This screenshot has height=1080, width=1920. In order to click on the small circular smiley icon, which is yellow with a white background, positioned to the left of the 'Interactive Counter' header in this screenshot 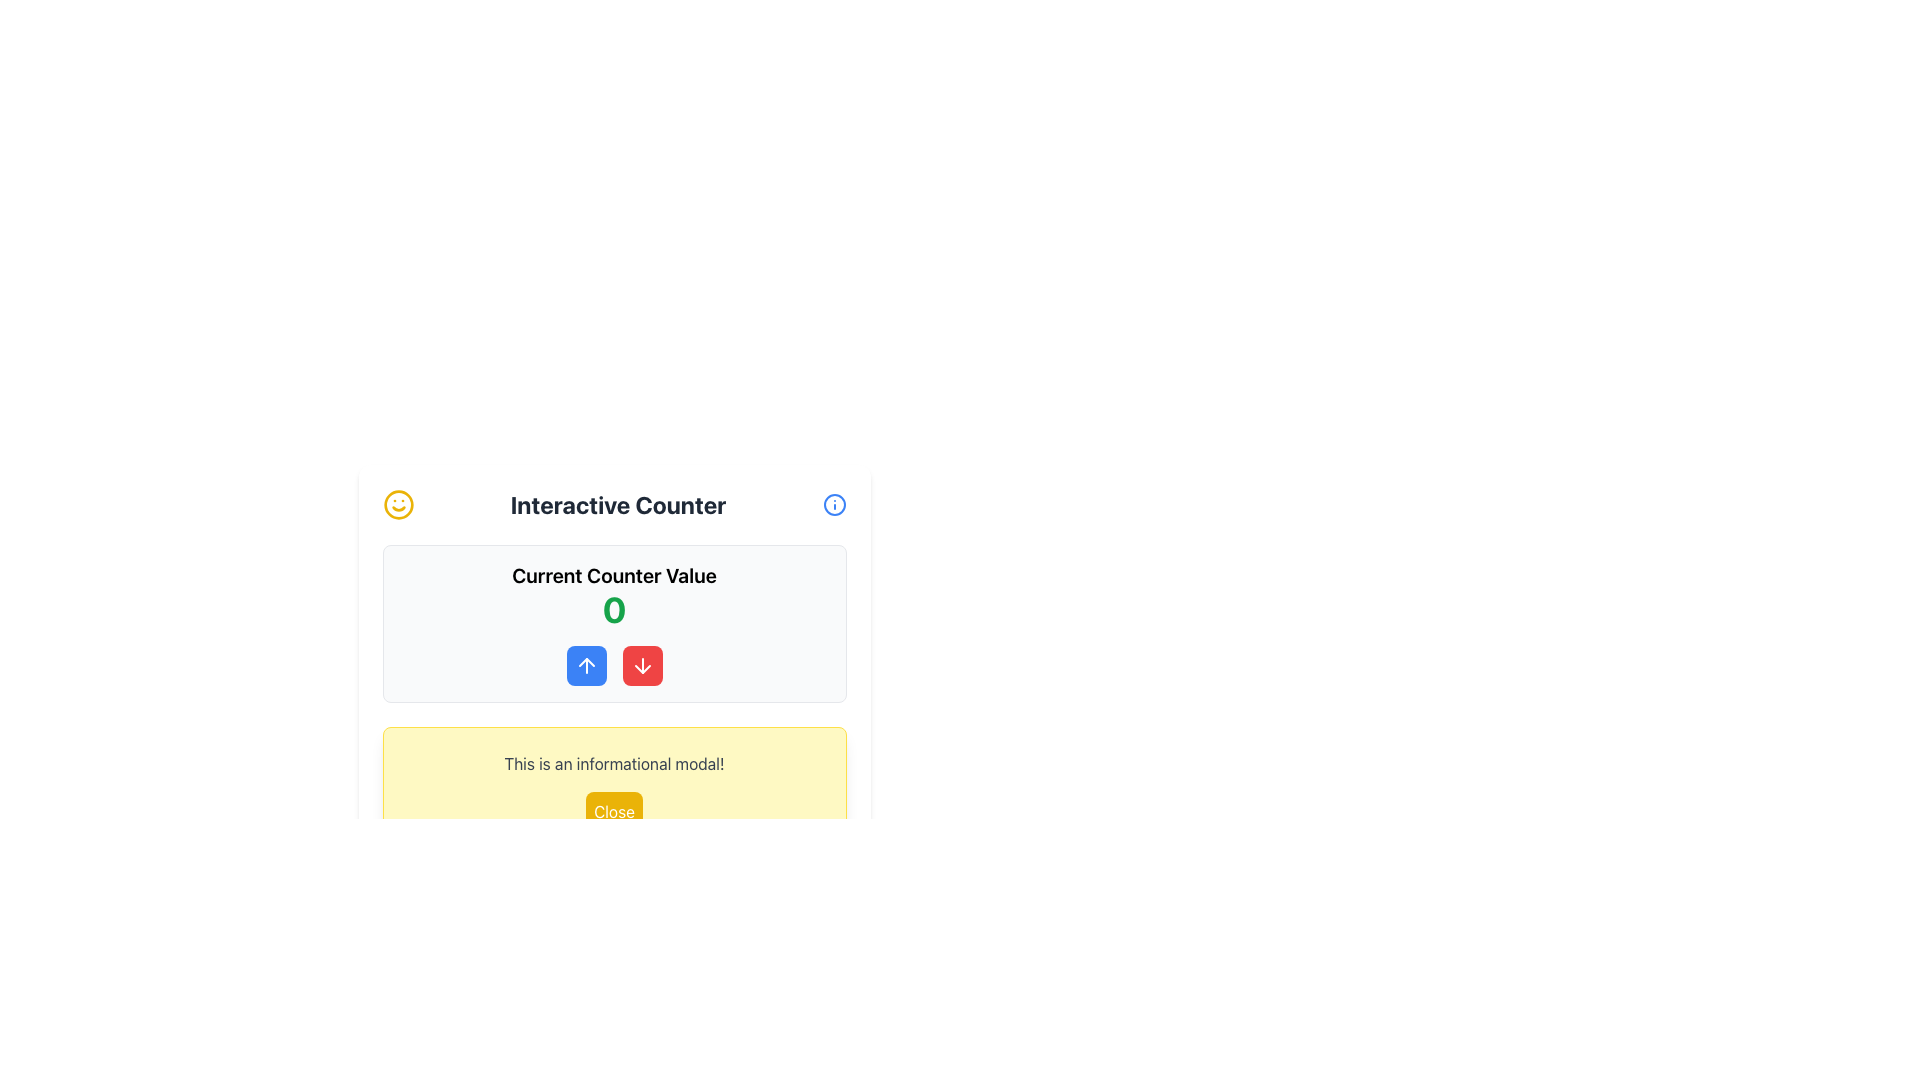, I will do `click(398, 504)`.